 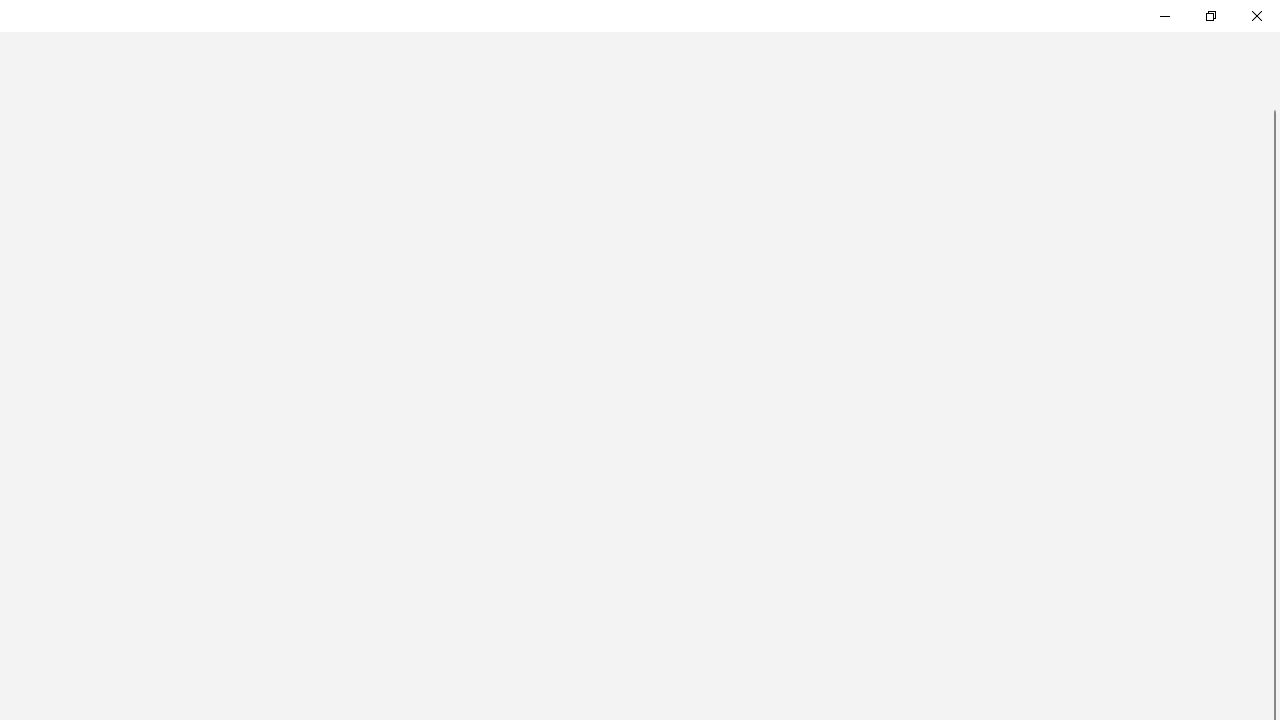 I want to click on 'Close Feedback Hub', so click(x=1255, y=15).